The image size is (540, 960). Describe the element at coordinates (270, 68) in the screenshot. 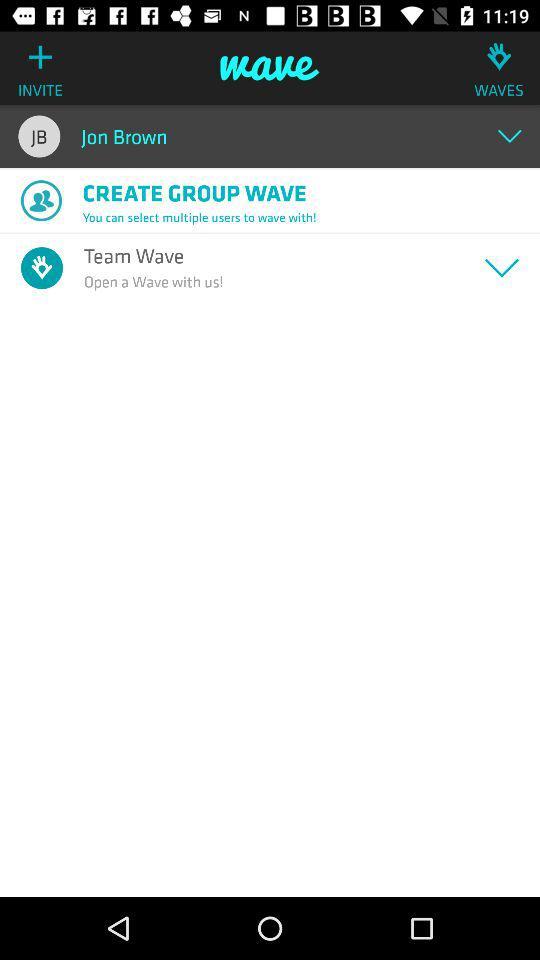

I see `the icon to the left of waves item` at that location.